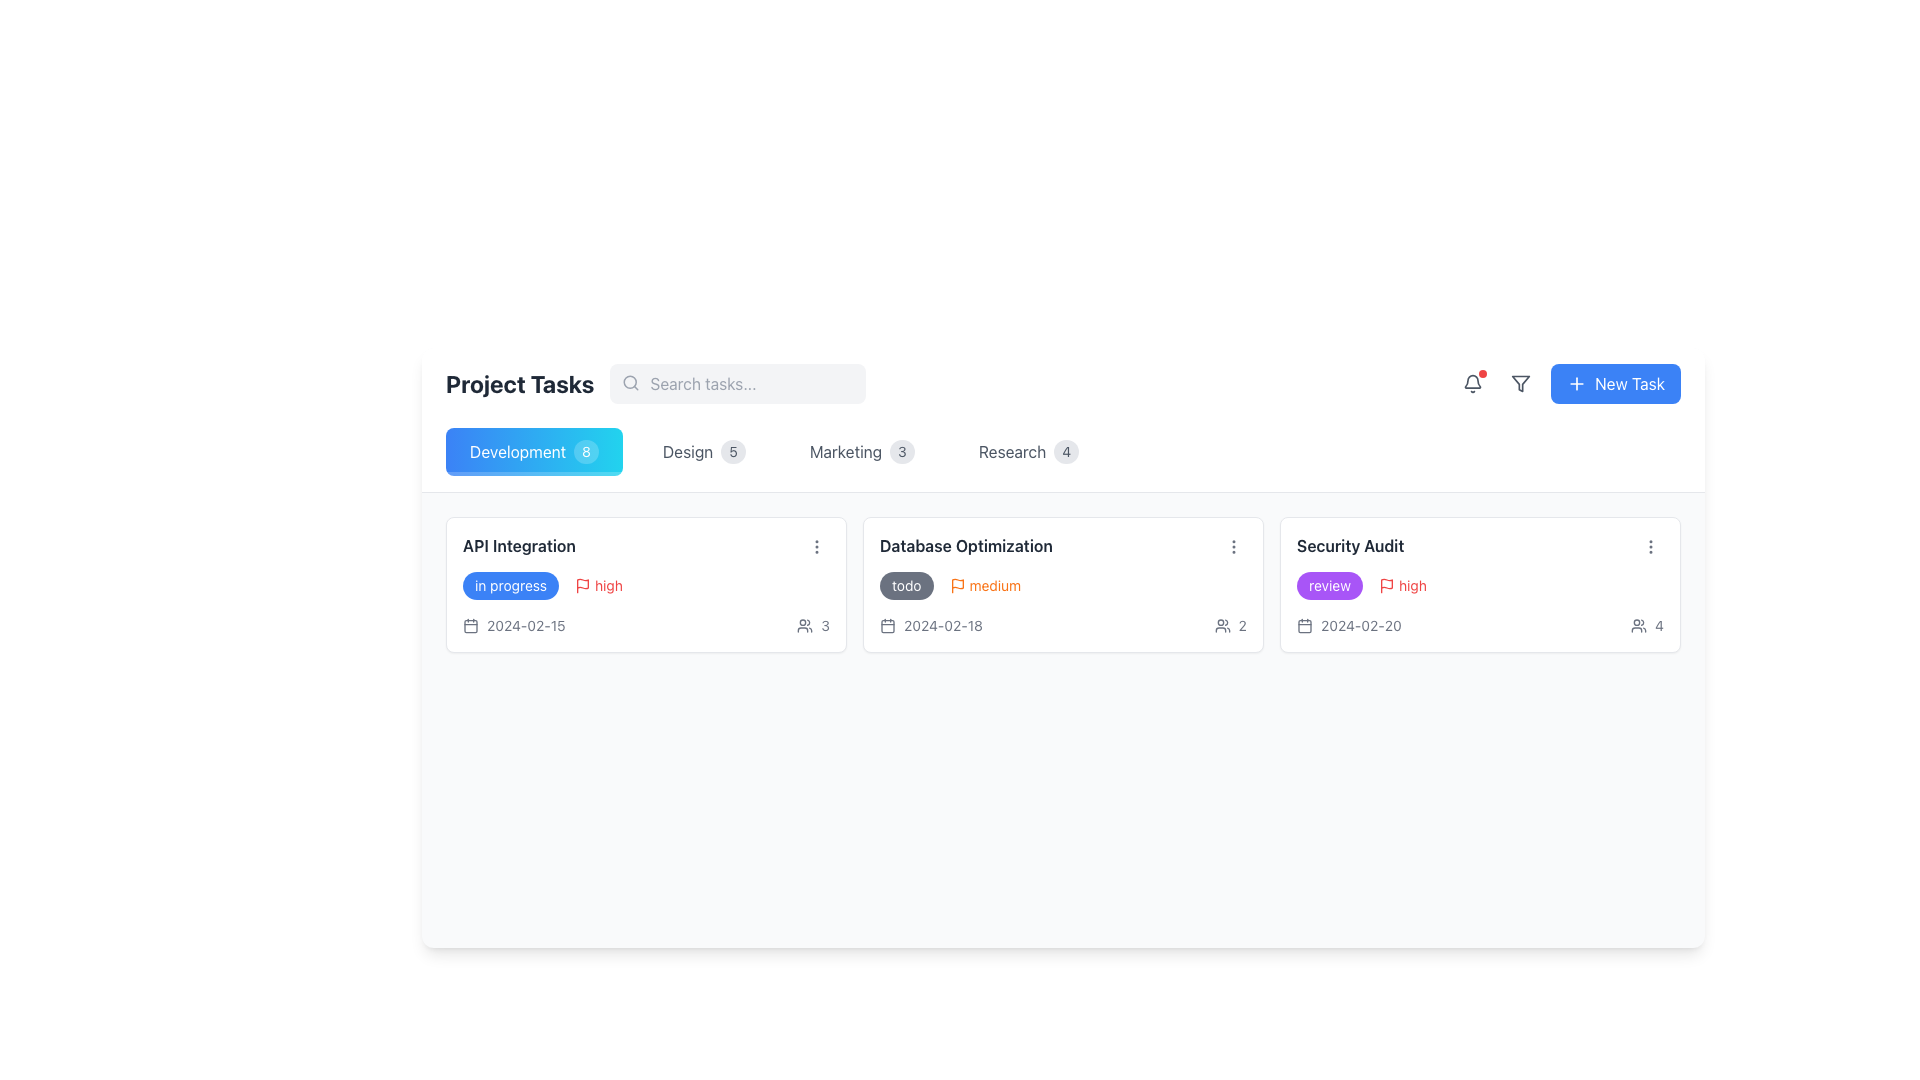  Describe the element at coordinates (534, 474) in the screenshot. I see `the decorative bar located beneath the 'Development' text and badge '8' within the 'Development 8' button component` at that location.